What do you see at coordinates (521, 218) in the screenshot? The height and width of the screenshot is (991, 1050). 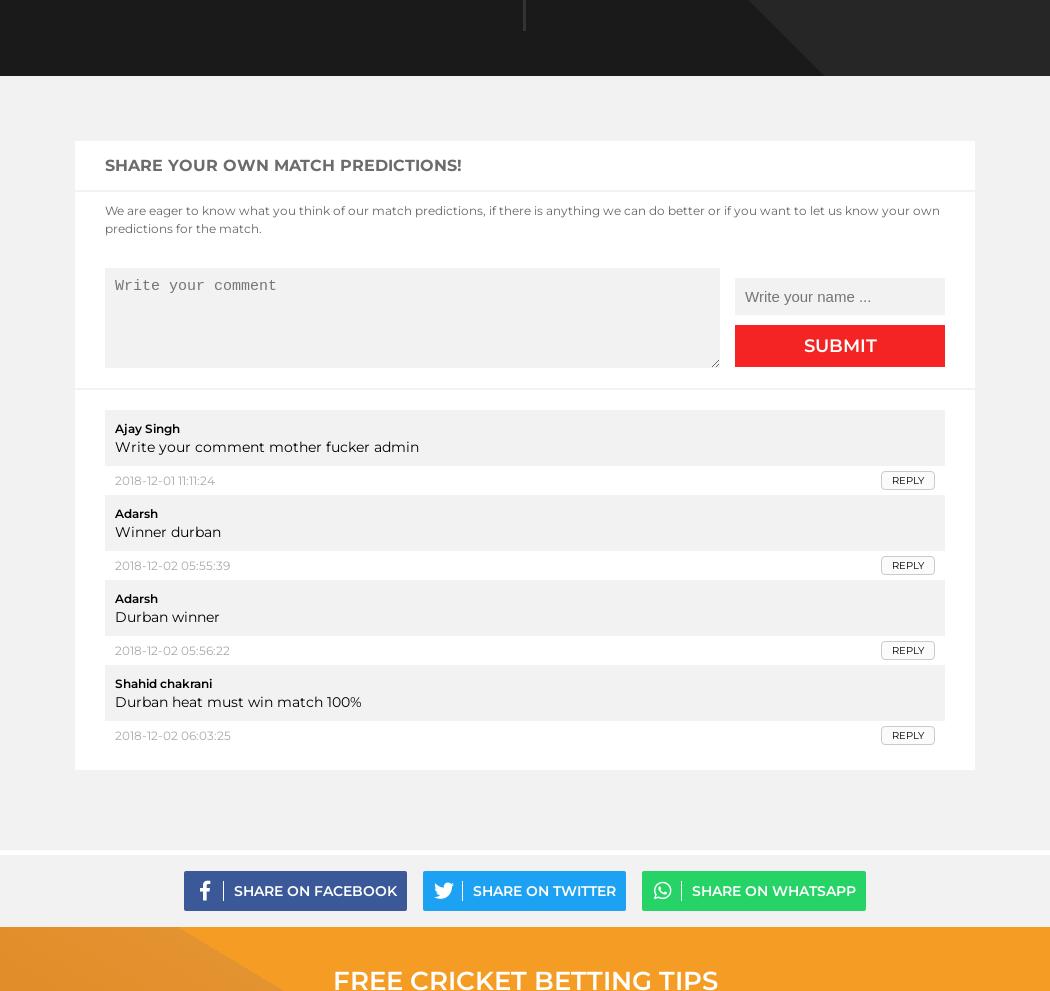 I see `'We are eager to know what you think of our match predictions, if there is anything we can do better or if you want to let us know your own predictions for the match.'` at bounding box center [521, 218].